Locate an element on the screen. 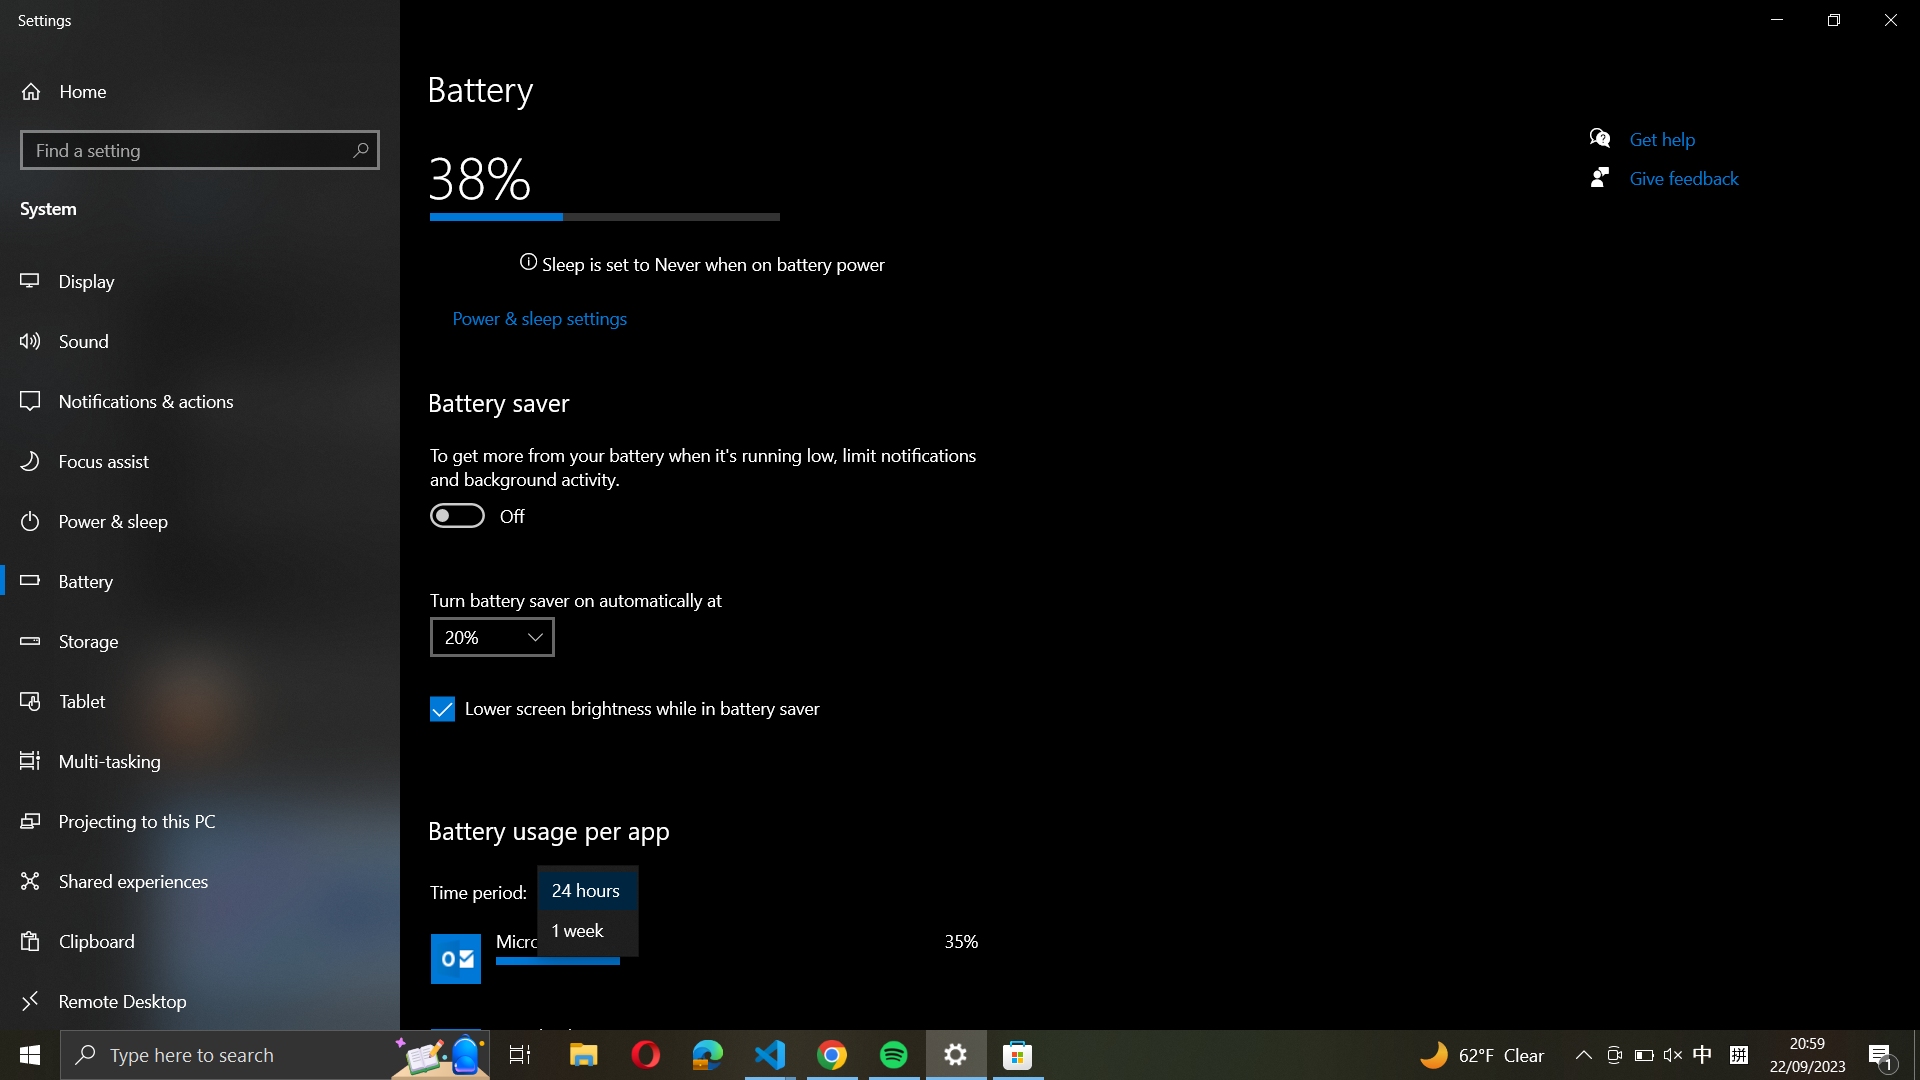 The height and width of the screenshot is (1080, 1920). Disable lower screen brightness checkbox while in battery saver is located at coordinates (441, 708).